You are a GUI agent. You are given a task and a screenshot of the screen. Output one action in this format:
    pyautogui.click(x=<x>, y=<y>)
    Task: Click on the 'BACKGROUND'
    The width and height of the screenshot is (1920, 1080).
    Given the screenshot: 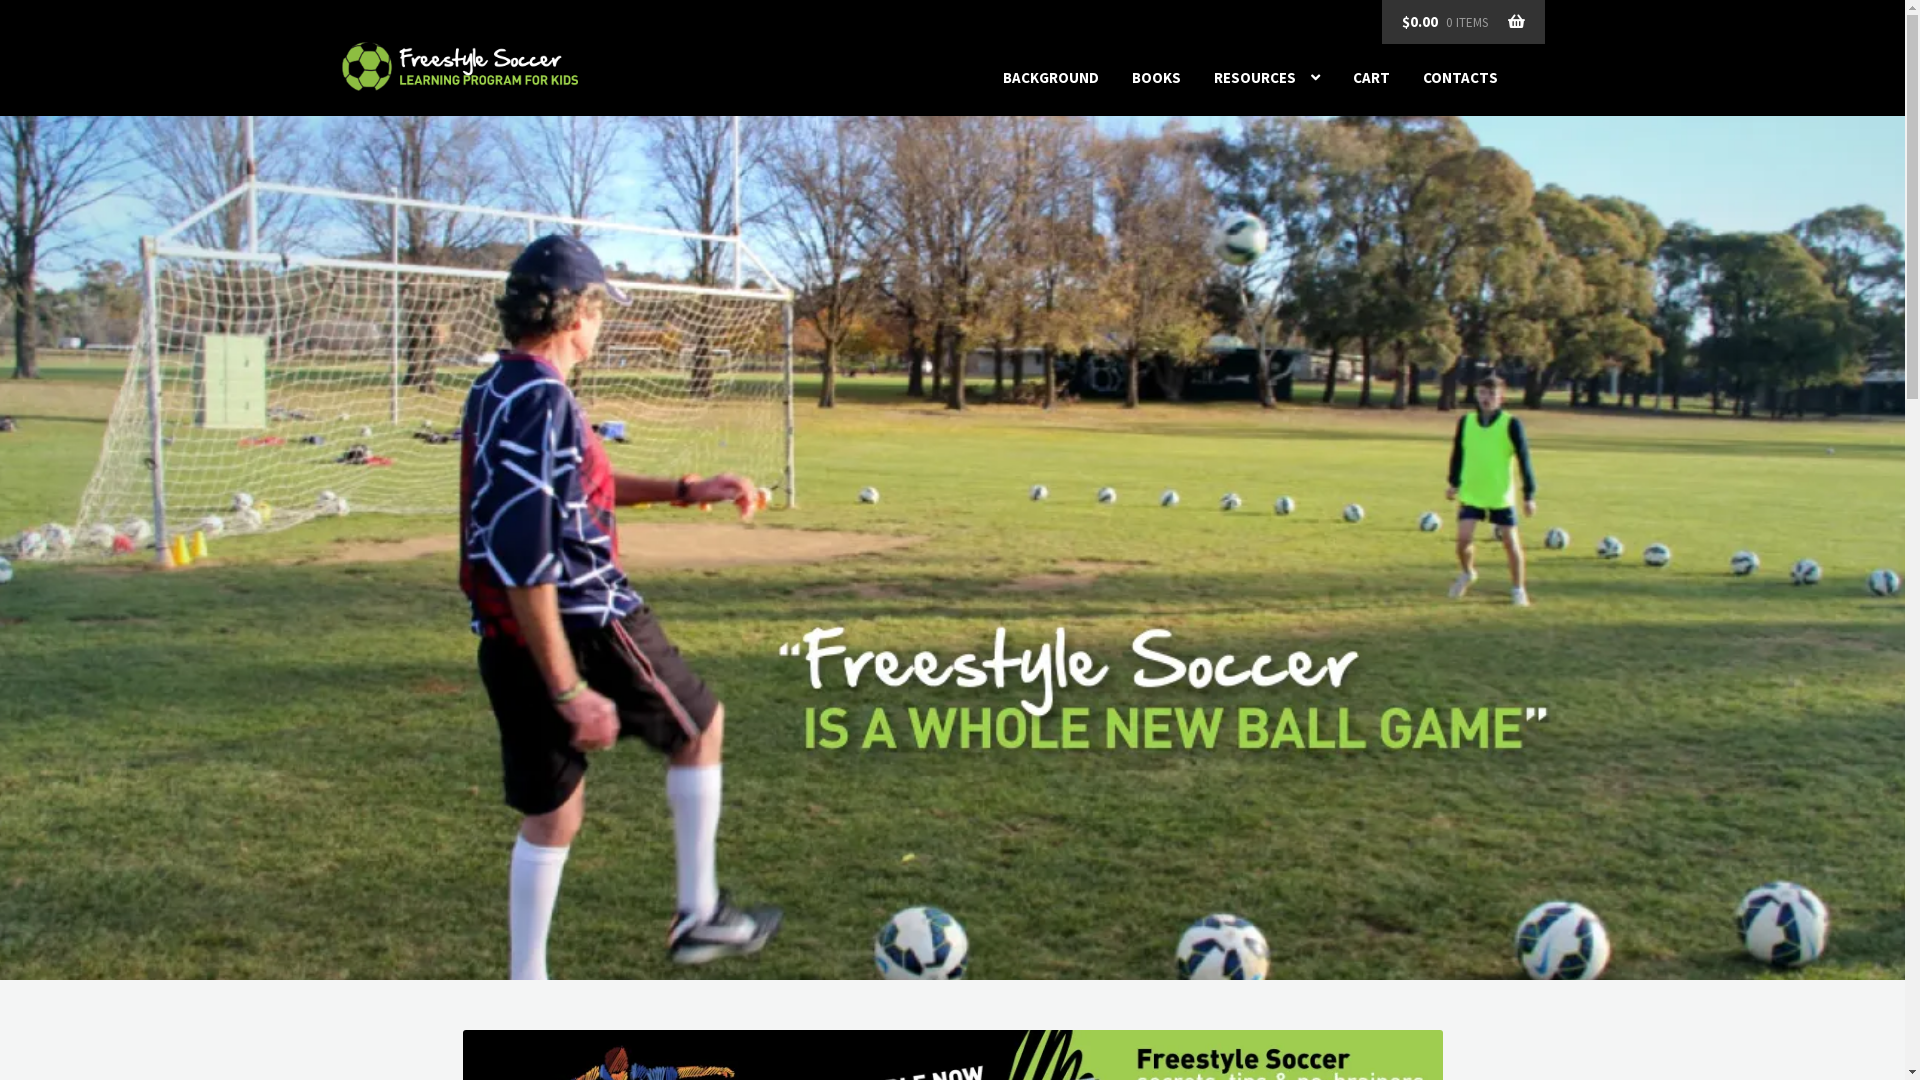 What is the action you would take?
    pyautogui.click(x=1050, y=77)
    